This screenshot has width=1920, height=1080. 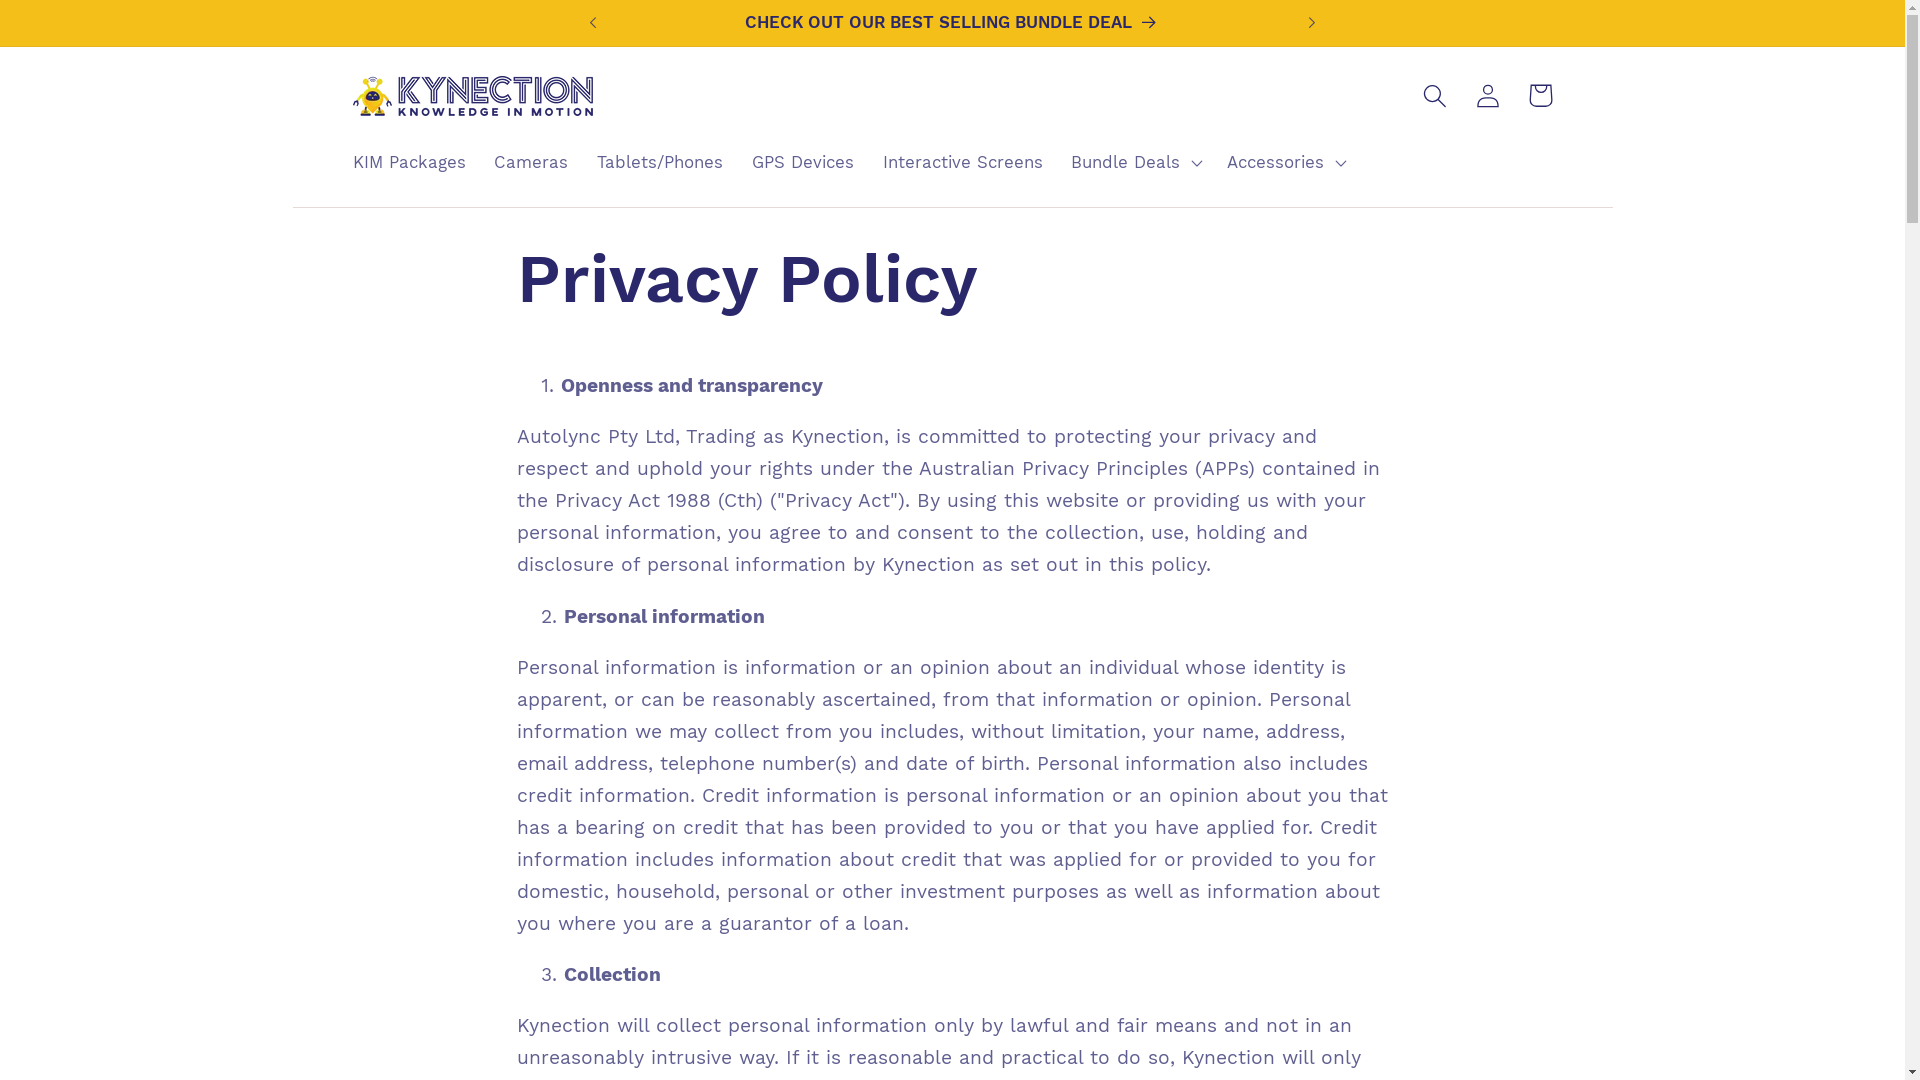 I want to click on 'GPS Devices', so click(x=802, y=161).